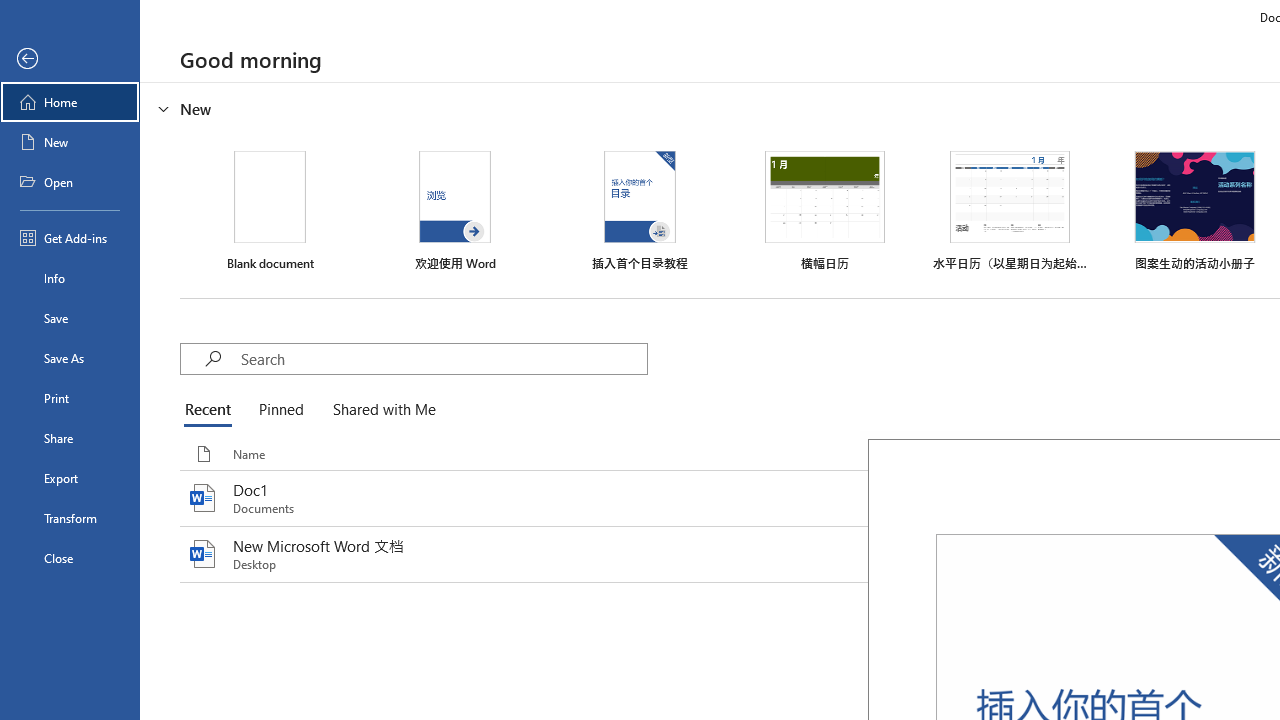 This screenshot has height=720, width=1280. Describe the element at coordinates (10, 11) in the screenshot. I see `'System'` at that location.